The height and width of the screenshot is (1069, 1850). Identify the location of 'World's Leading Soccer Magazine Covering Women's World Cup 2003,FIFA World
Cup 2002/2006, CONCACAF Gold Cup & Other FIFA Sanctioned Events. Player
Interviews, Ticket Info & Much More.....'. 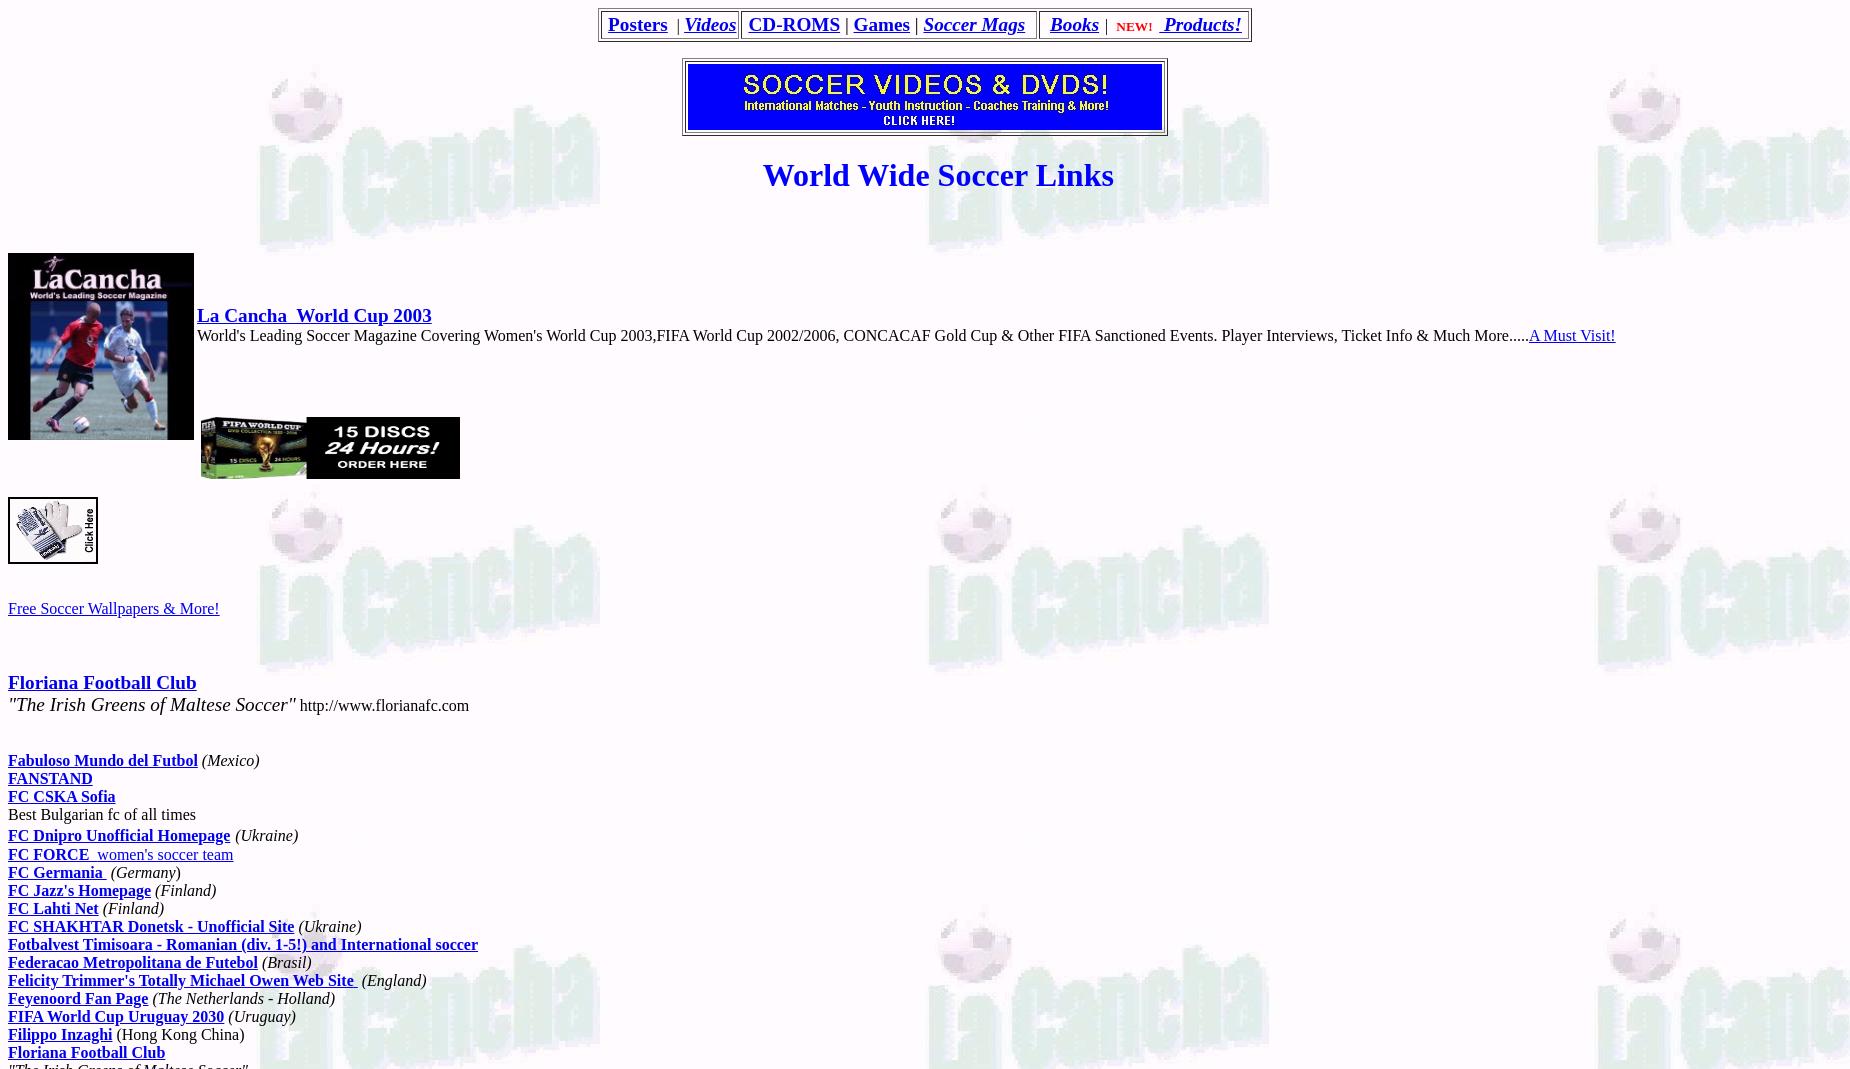
(862, 334).